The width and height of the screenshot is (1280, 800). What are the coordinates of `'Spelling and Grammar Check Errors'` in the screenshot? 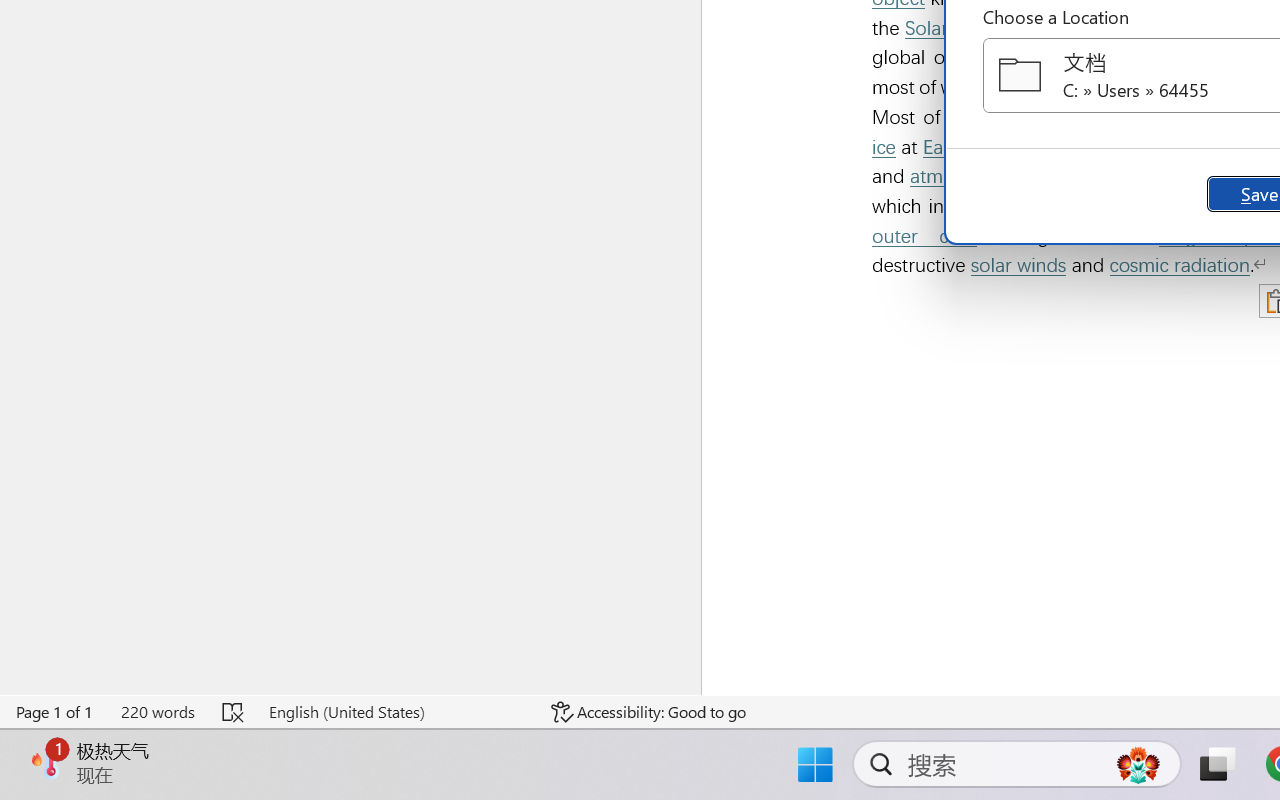 It's located at (234, 711).